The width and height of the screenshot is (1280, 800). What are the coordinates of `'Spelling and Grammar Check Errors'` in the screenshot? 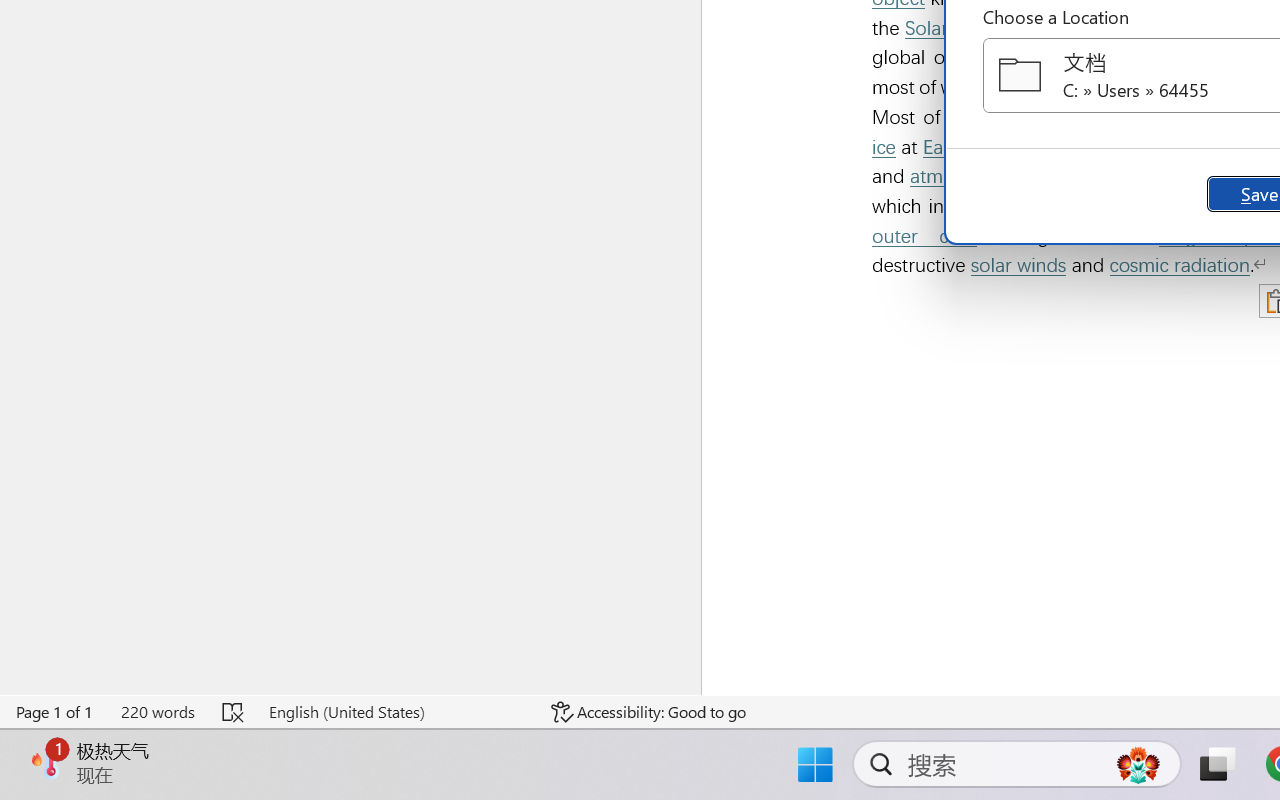 It's located at (234, 711).